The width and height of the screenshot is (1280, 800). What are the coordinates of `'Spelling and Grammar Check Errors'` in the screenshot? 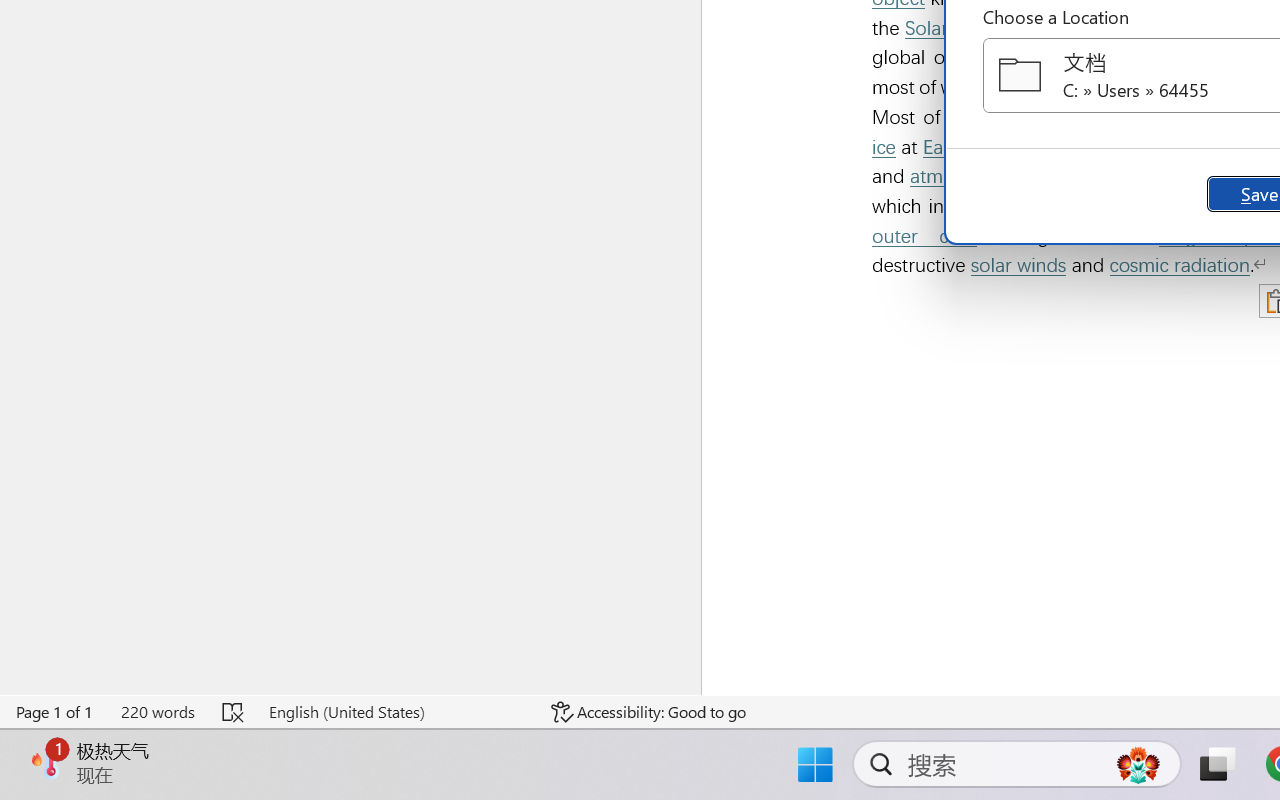 It's located at (234, 711).